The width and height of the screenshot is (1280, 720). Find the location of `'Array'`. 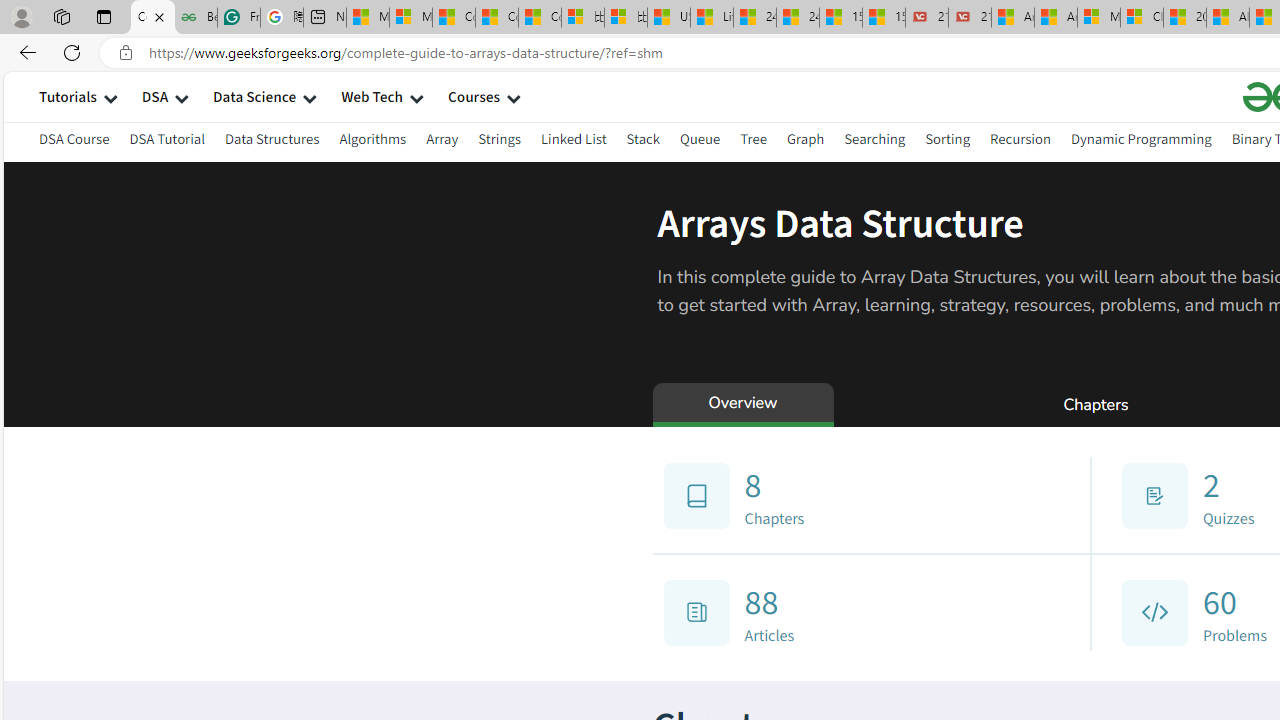

'Array' is located at coordinates (441, 141).